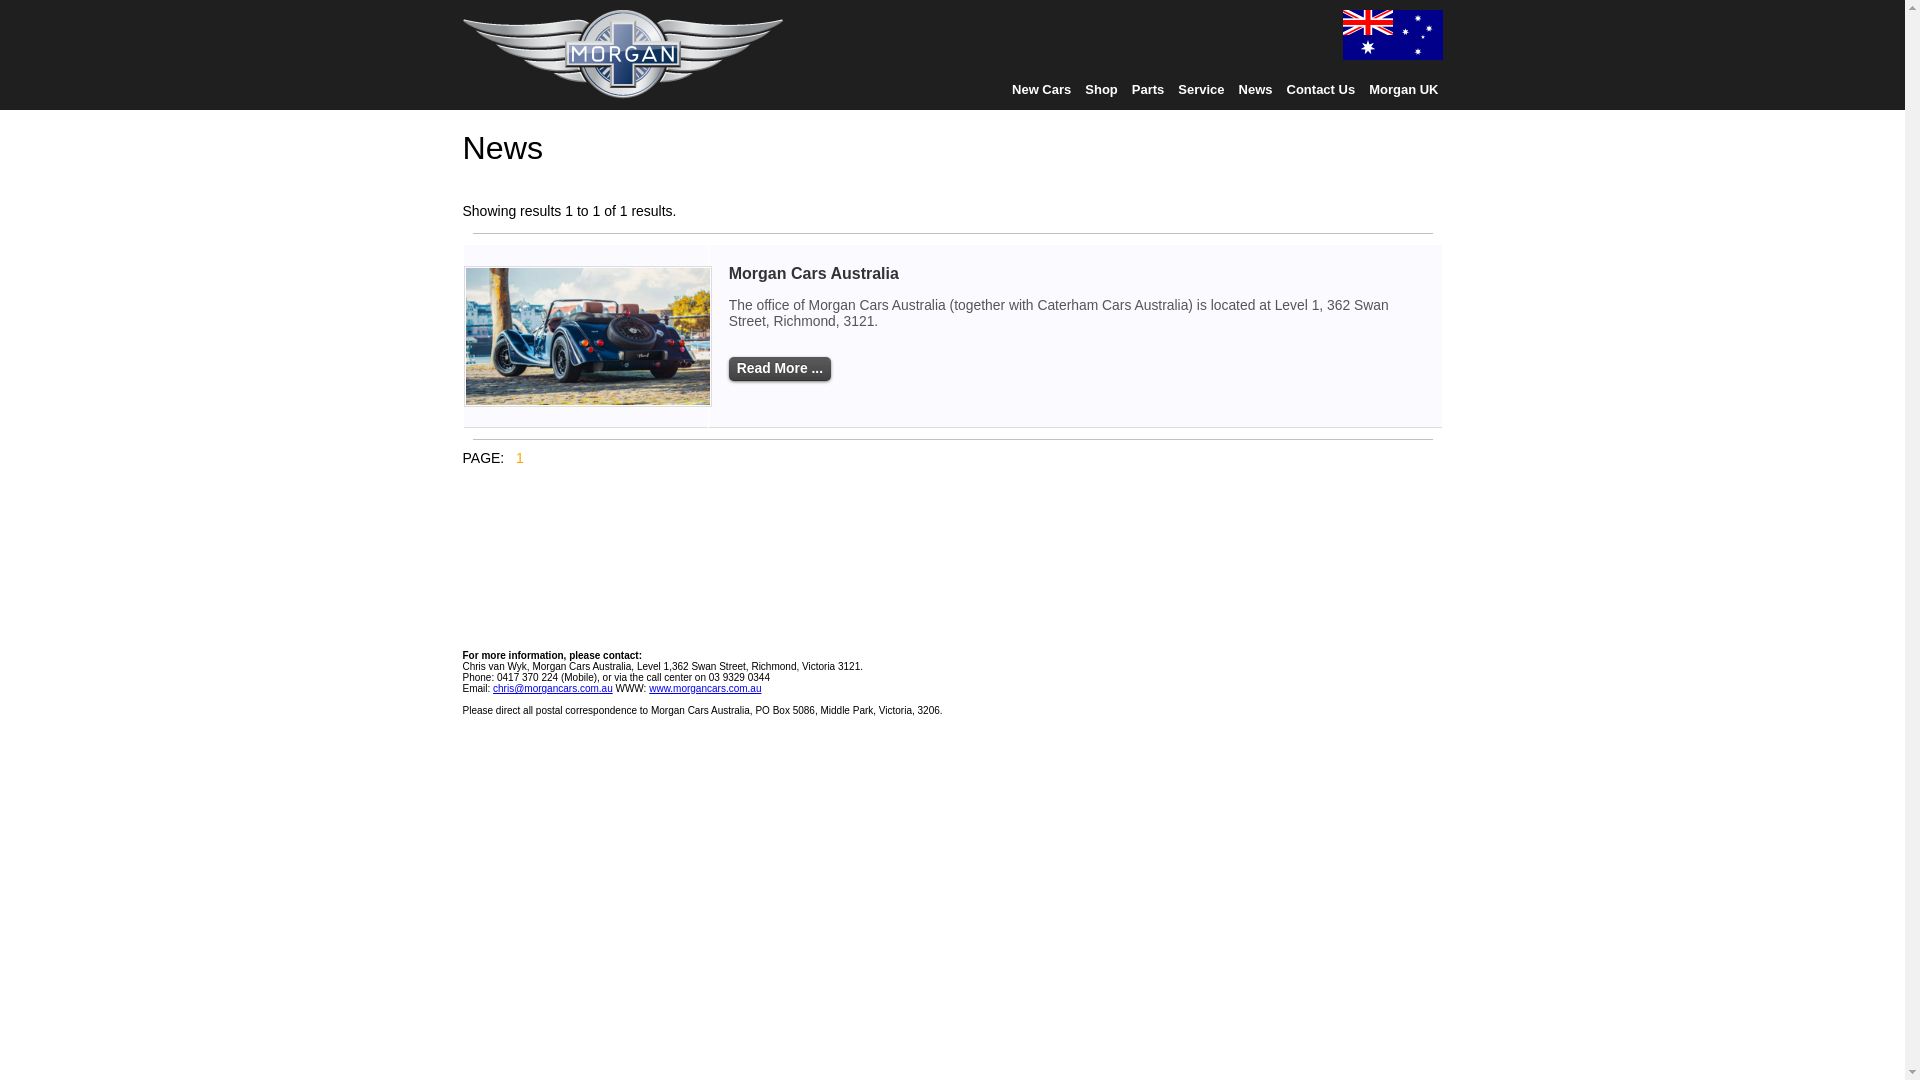  Describe the element at coordinates (1148, 88) in the screenshot. I see `'Parts'` at that location.